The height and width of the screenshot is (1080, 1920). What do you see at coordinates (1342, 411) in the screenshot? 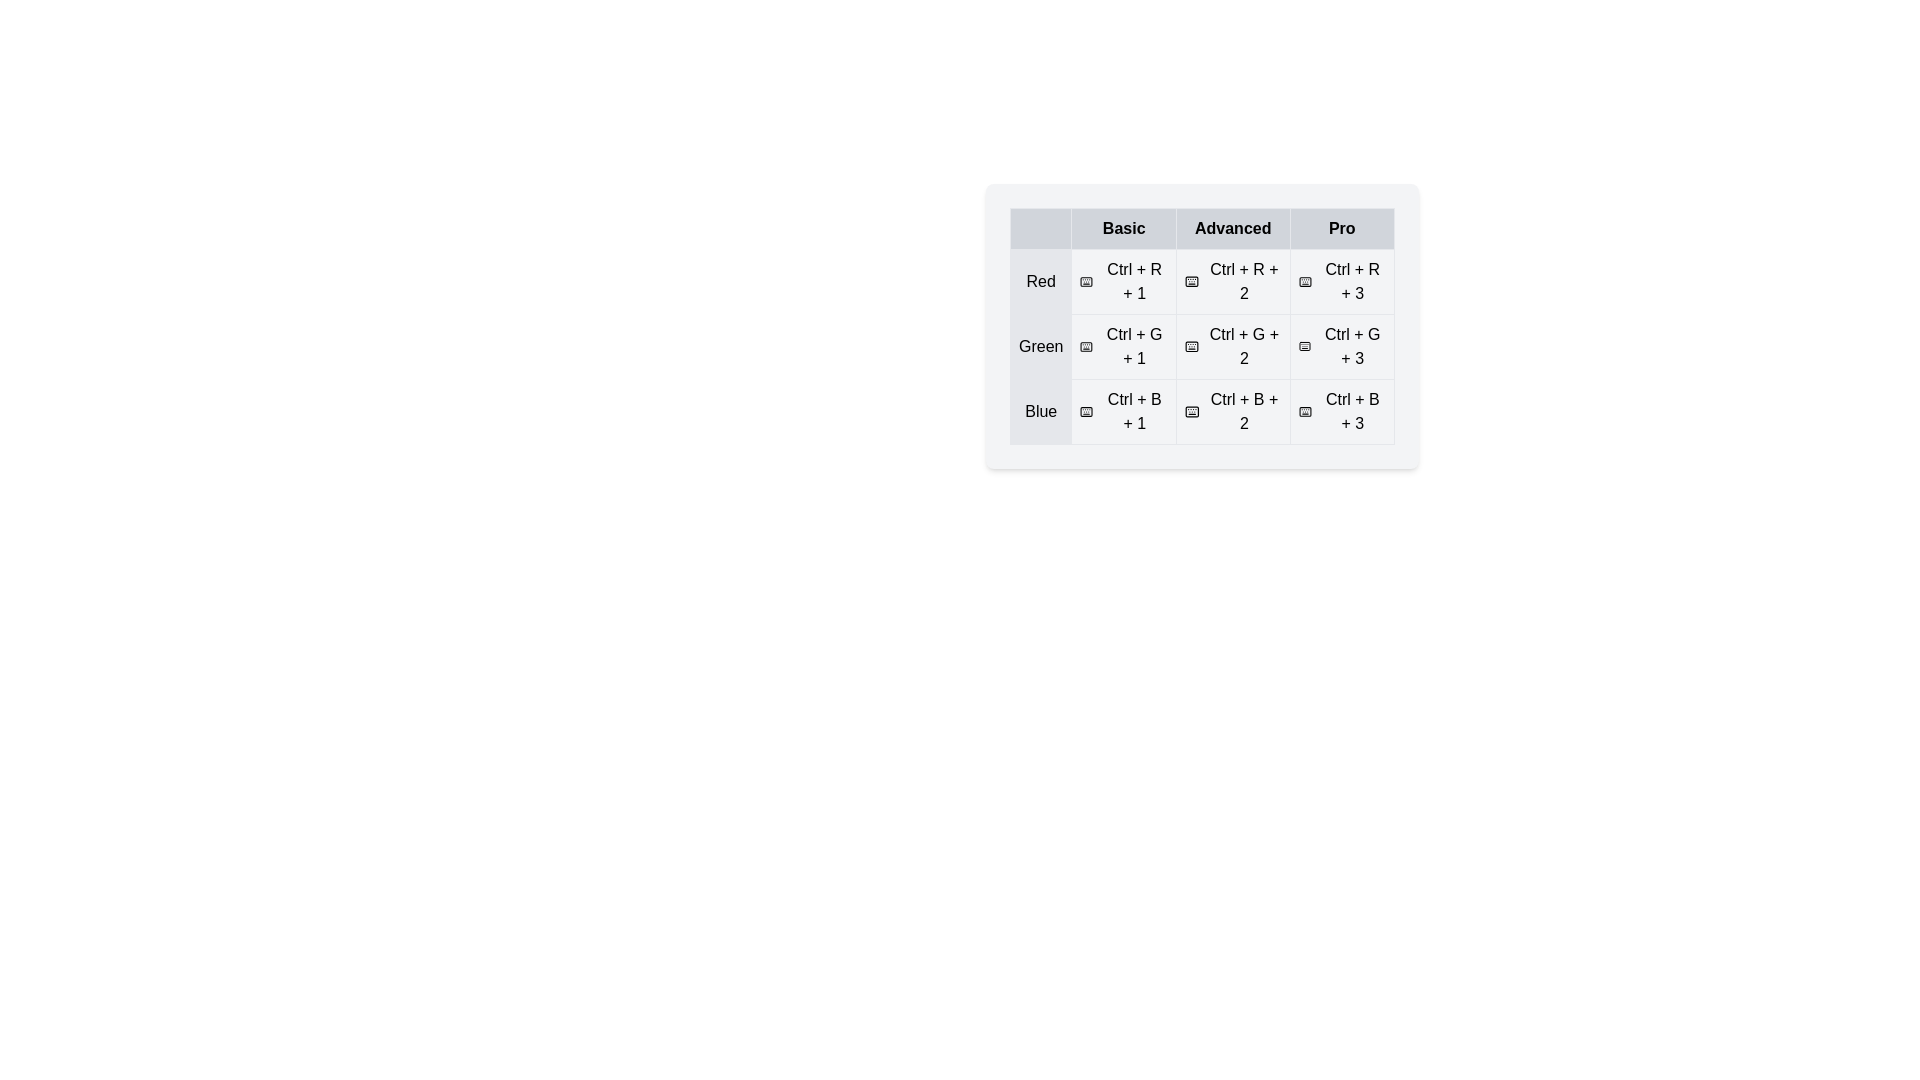
I see `the shortcut information of the text label reading 'Ctrl + B + 3' with a keyboard icon located in the bottom-right corner of the grid structure in the 'Pro' column of the 'Blue' row` at bounding box center [1342, 411].